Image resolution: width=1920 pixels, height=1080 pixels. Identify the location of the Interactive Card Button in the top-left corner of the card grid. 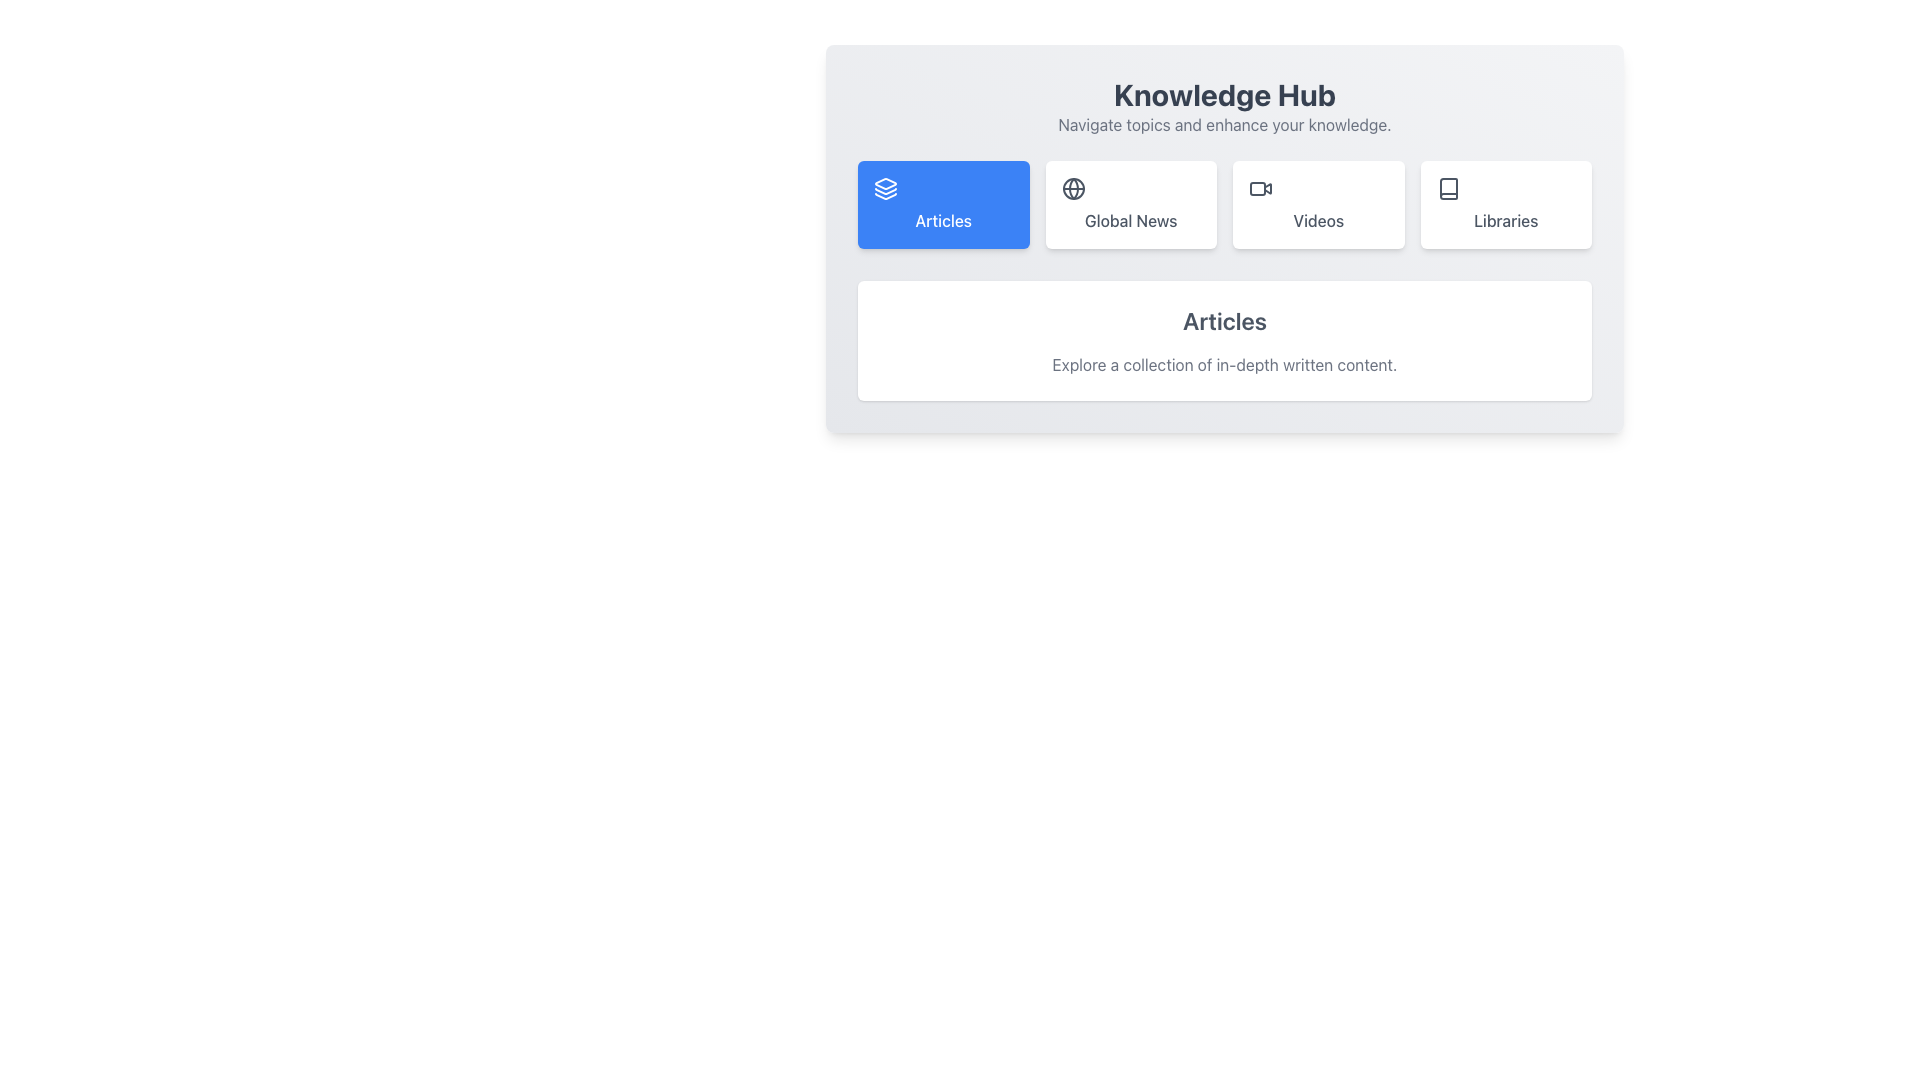
(942, 204).